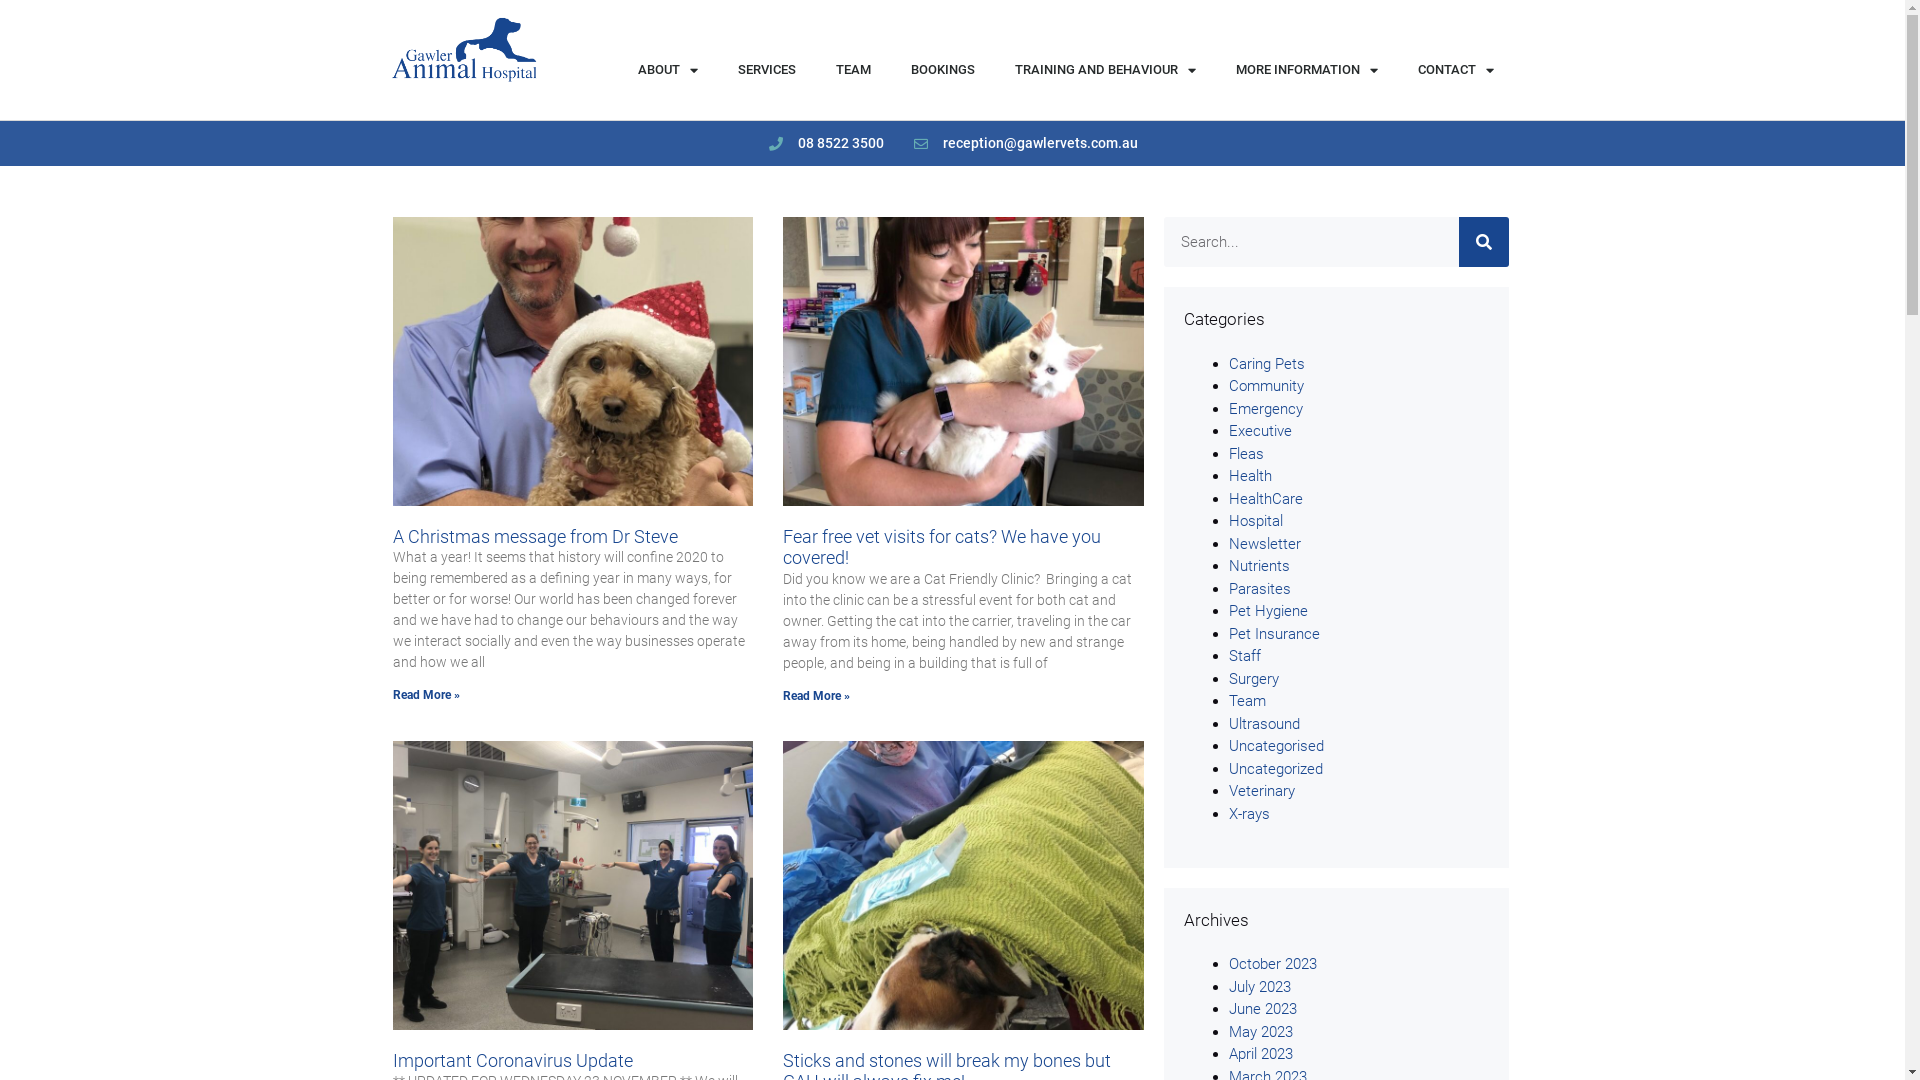 The image size is (1920, 1080). I want to click on 'BOOKINGS', so click(941, 68).